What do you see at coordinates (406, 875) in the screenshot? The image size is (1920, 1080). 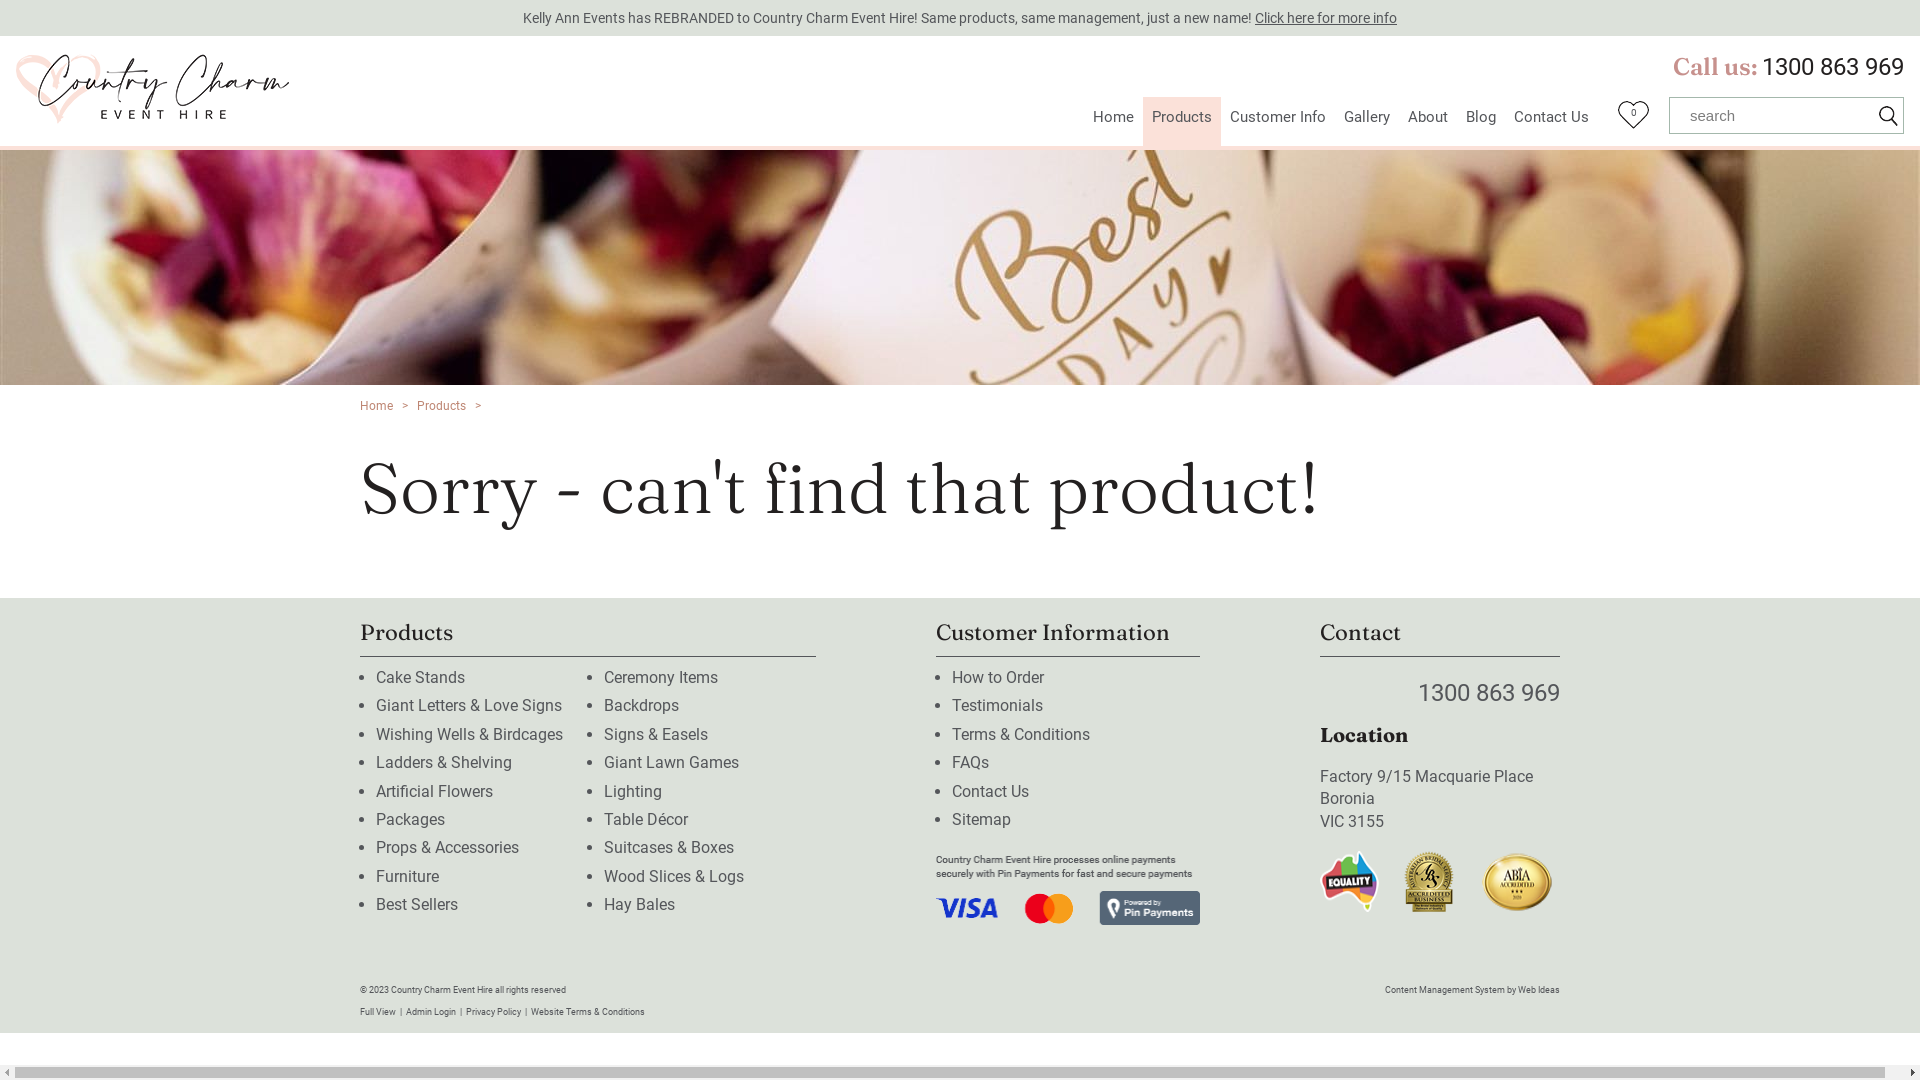 I see `'Furniture'` at bounding box center [406, 875].